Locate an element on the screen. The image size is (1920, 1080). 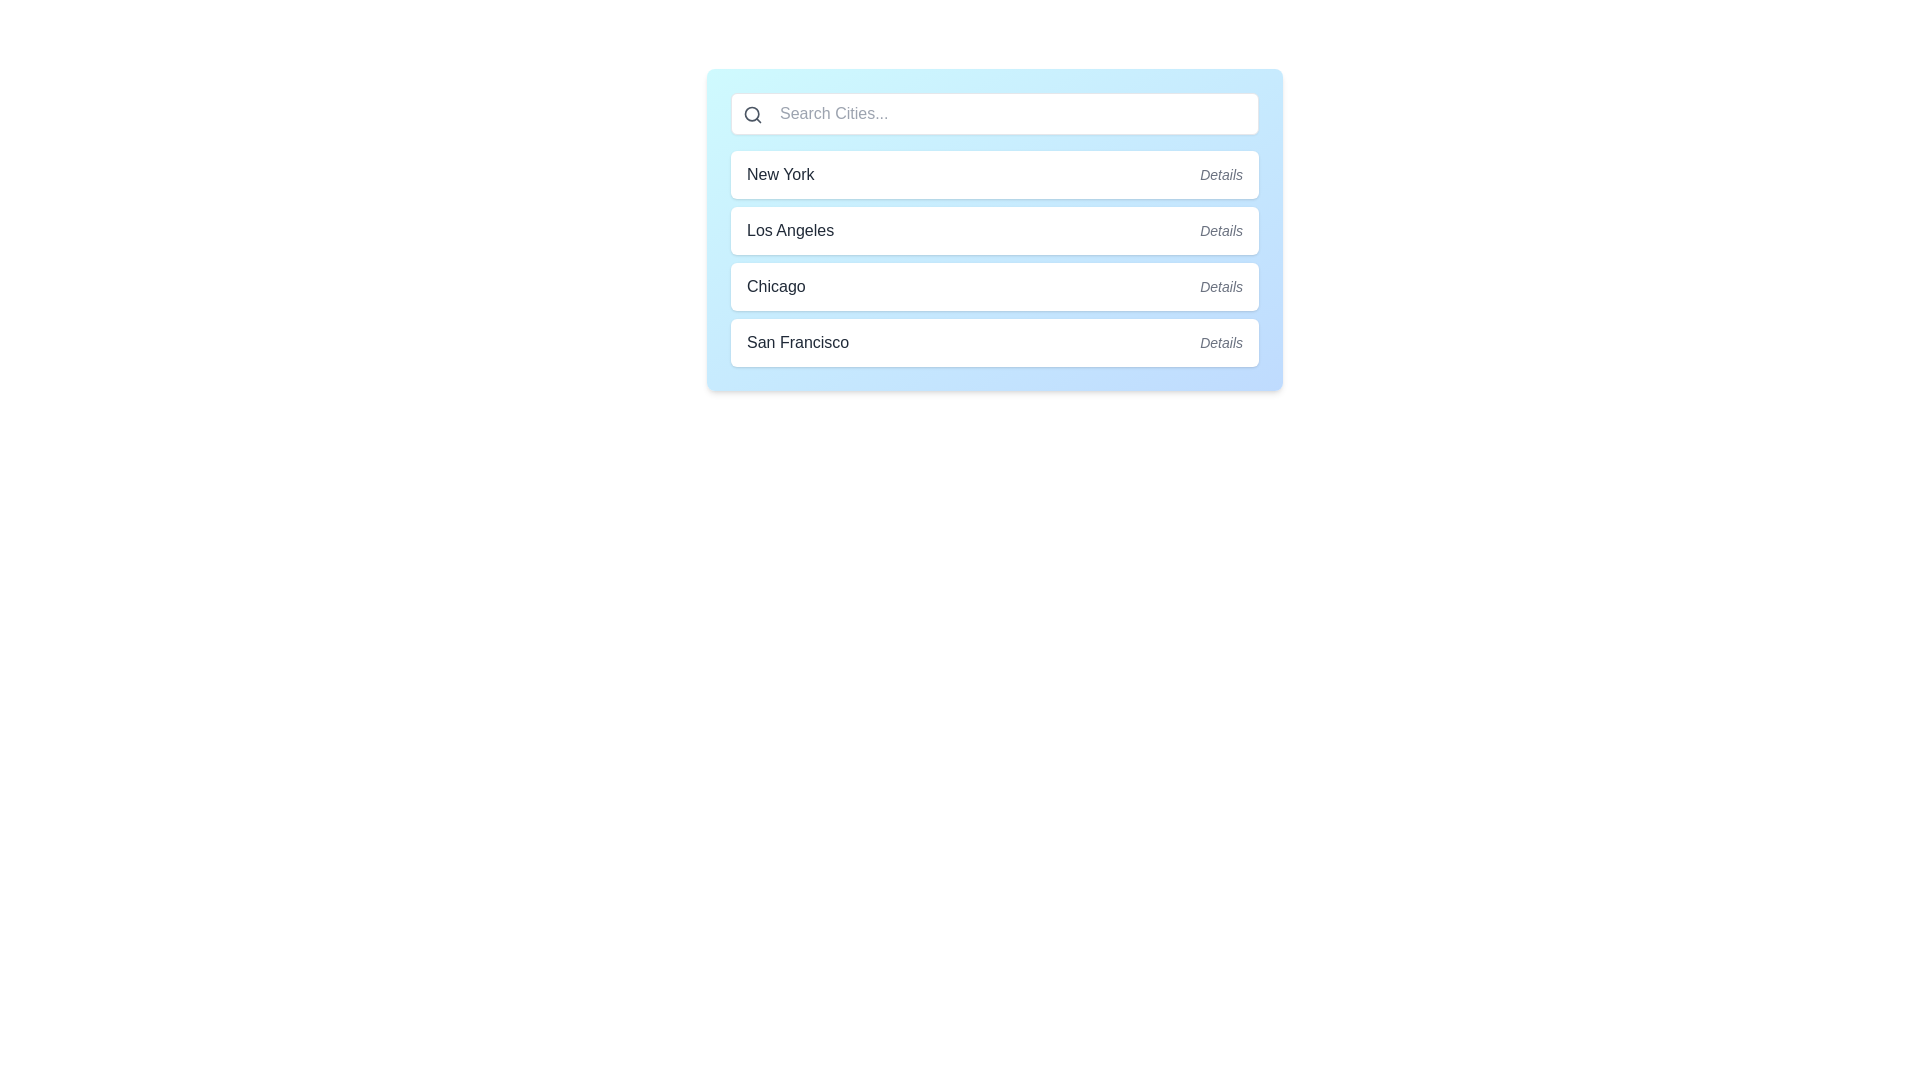
the 'Details' text label, which is styled with a smaller font size, italicized, and gray in color is located at coordinates (1220, 286).